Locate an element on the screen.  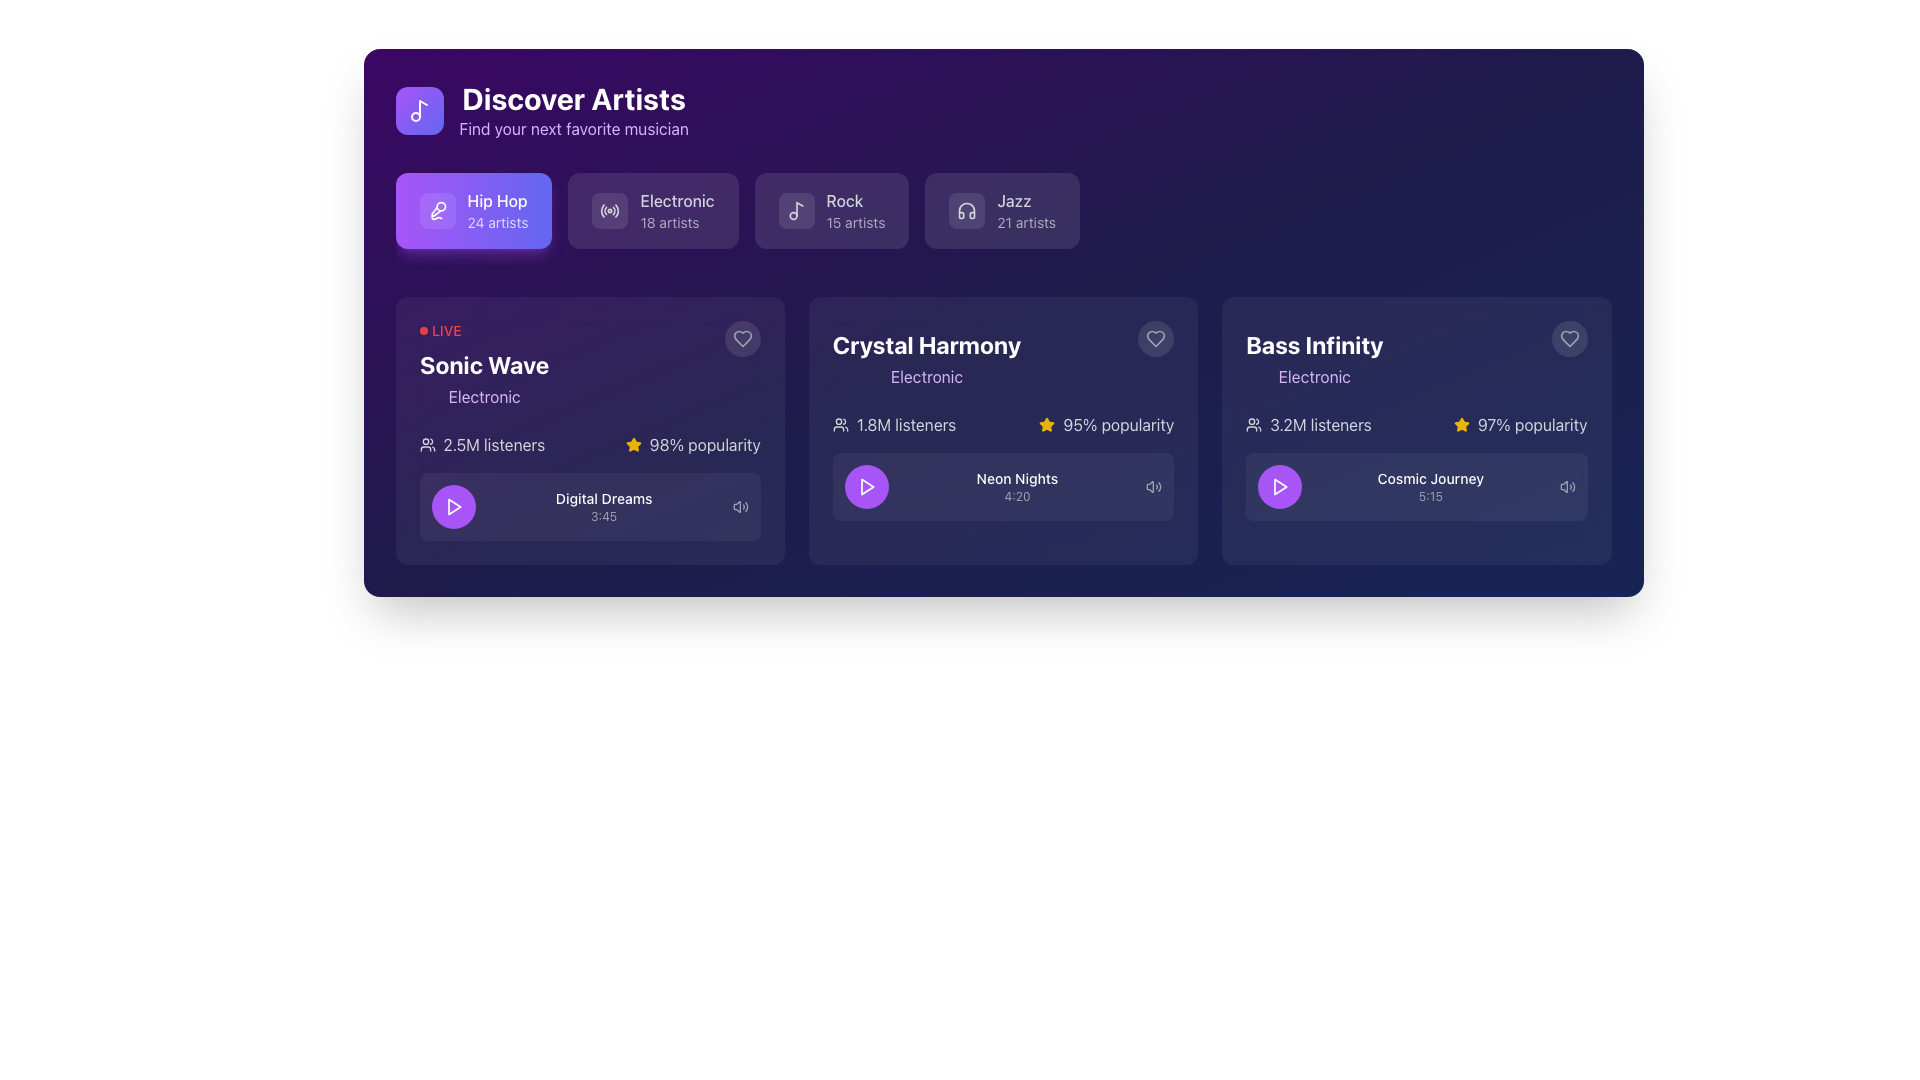
the audio track list item labeled 'Digital Dreams' is located at coordinates (589, 505).